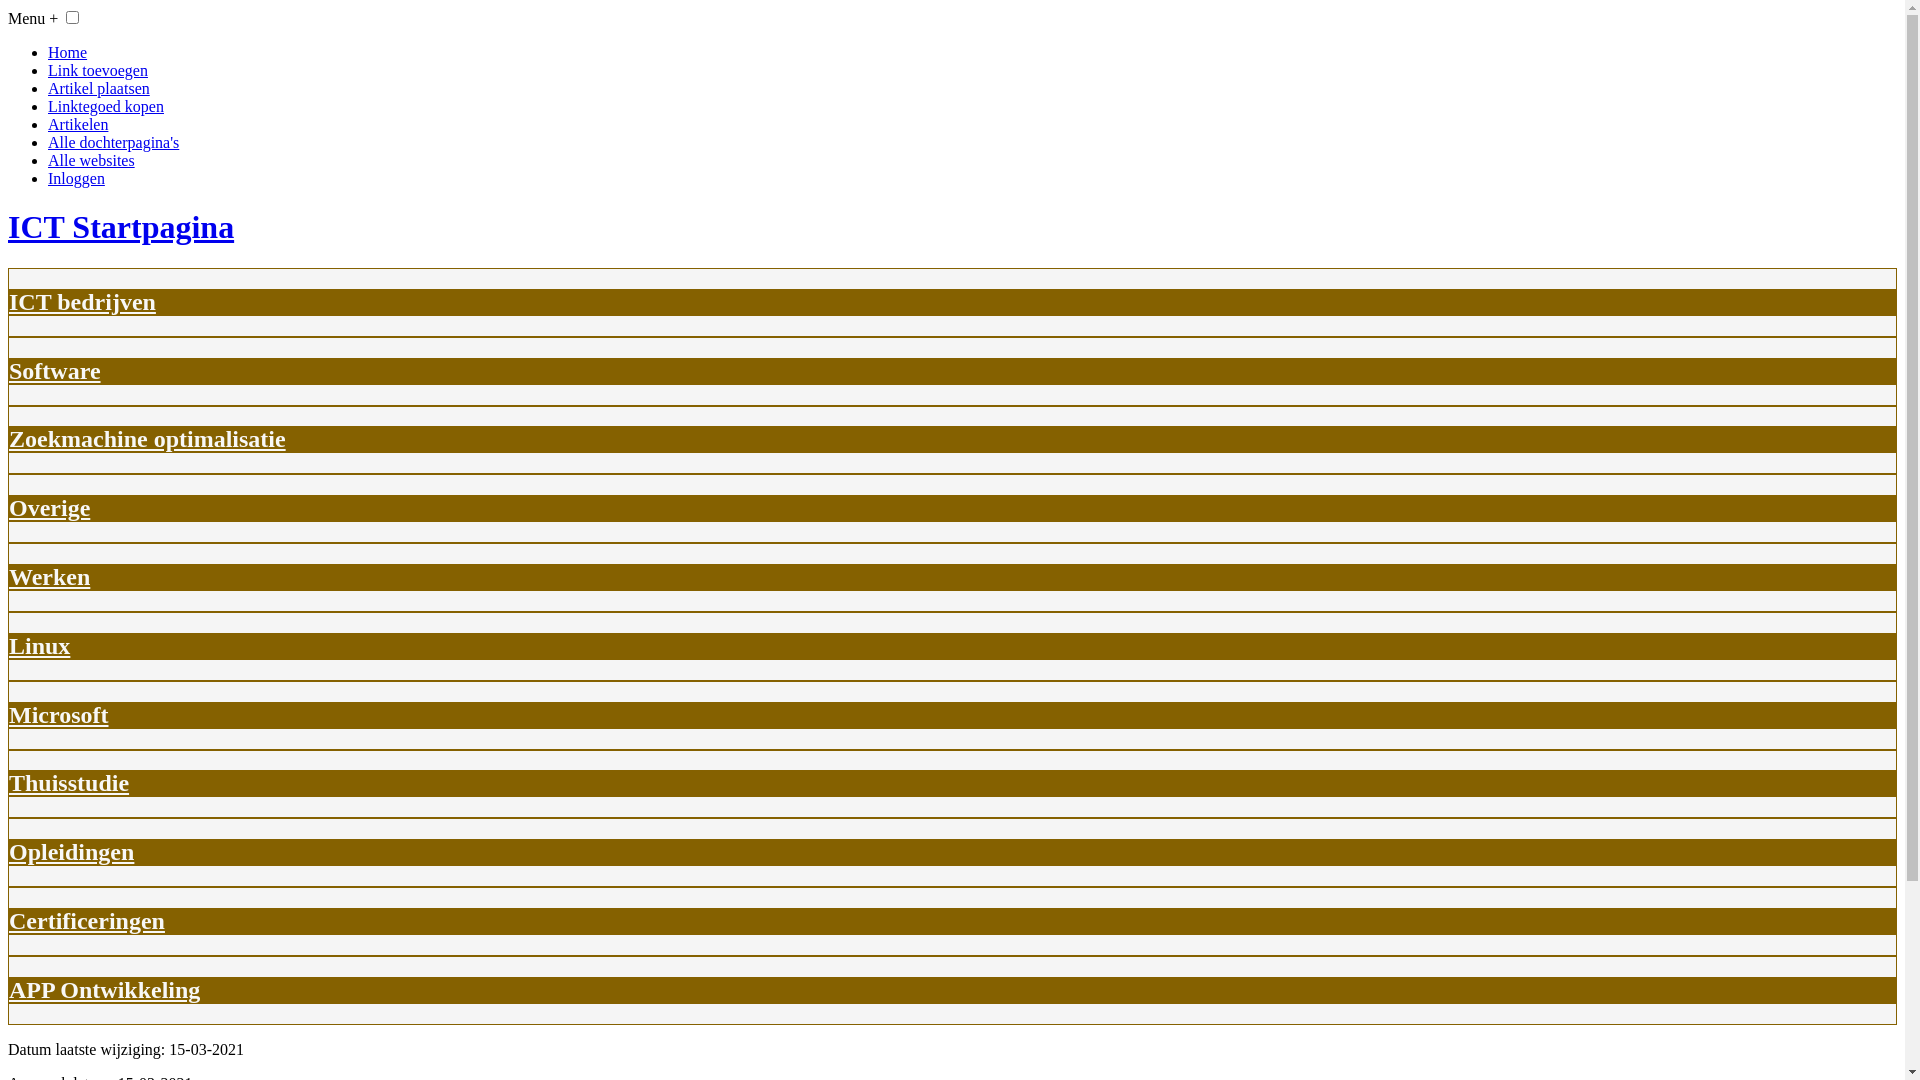 This screenshot has height=1080, width=1920. I want to click on 'Alle websites', so click(90, 159).